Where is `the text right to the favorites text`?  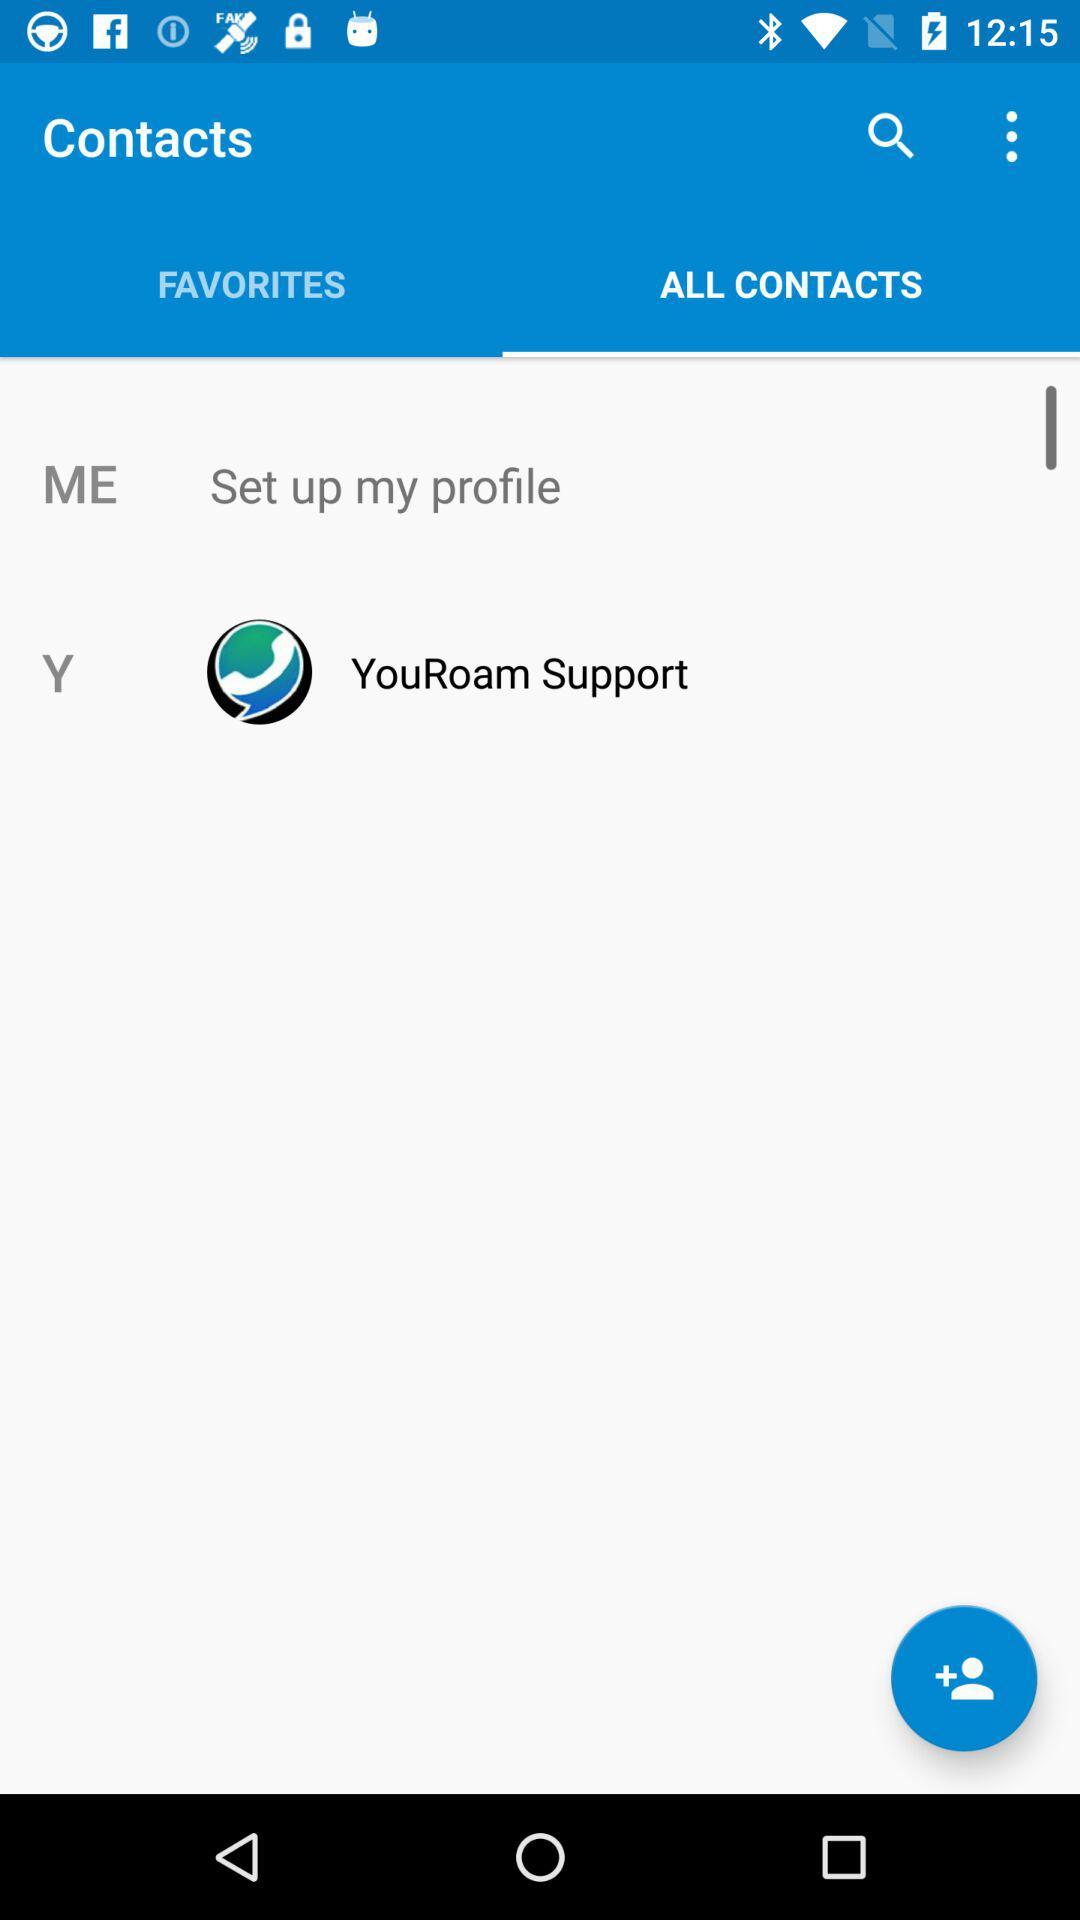
the text right to the favorites text is located at coordinates (790, 282).